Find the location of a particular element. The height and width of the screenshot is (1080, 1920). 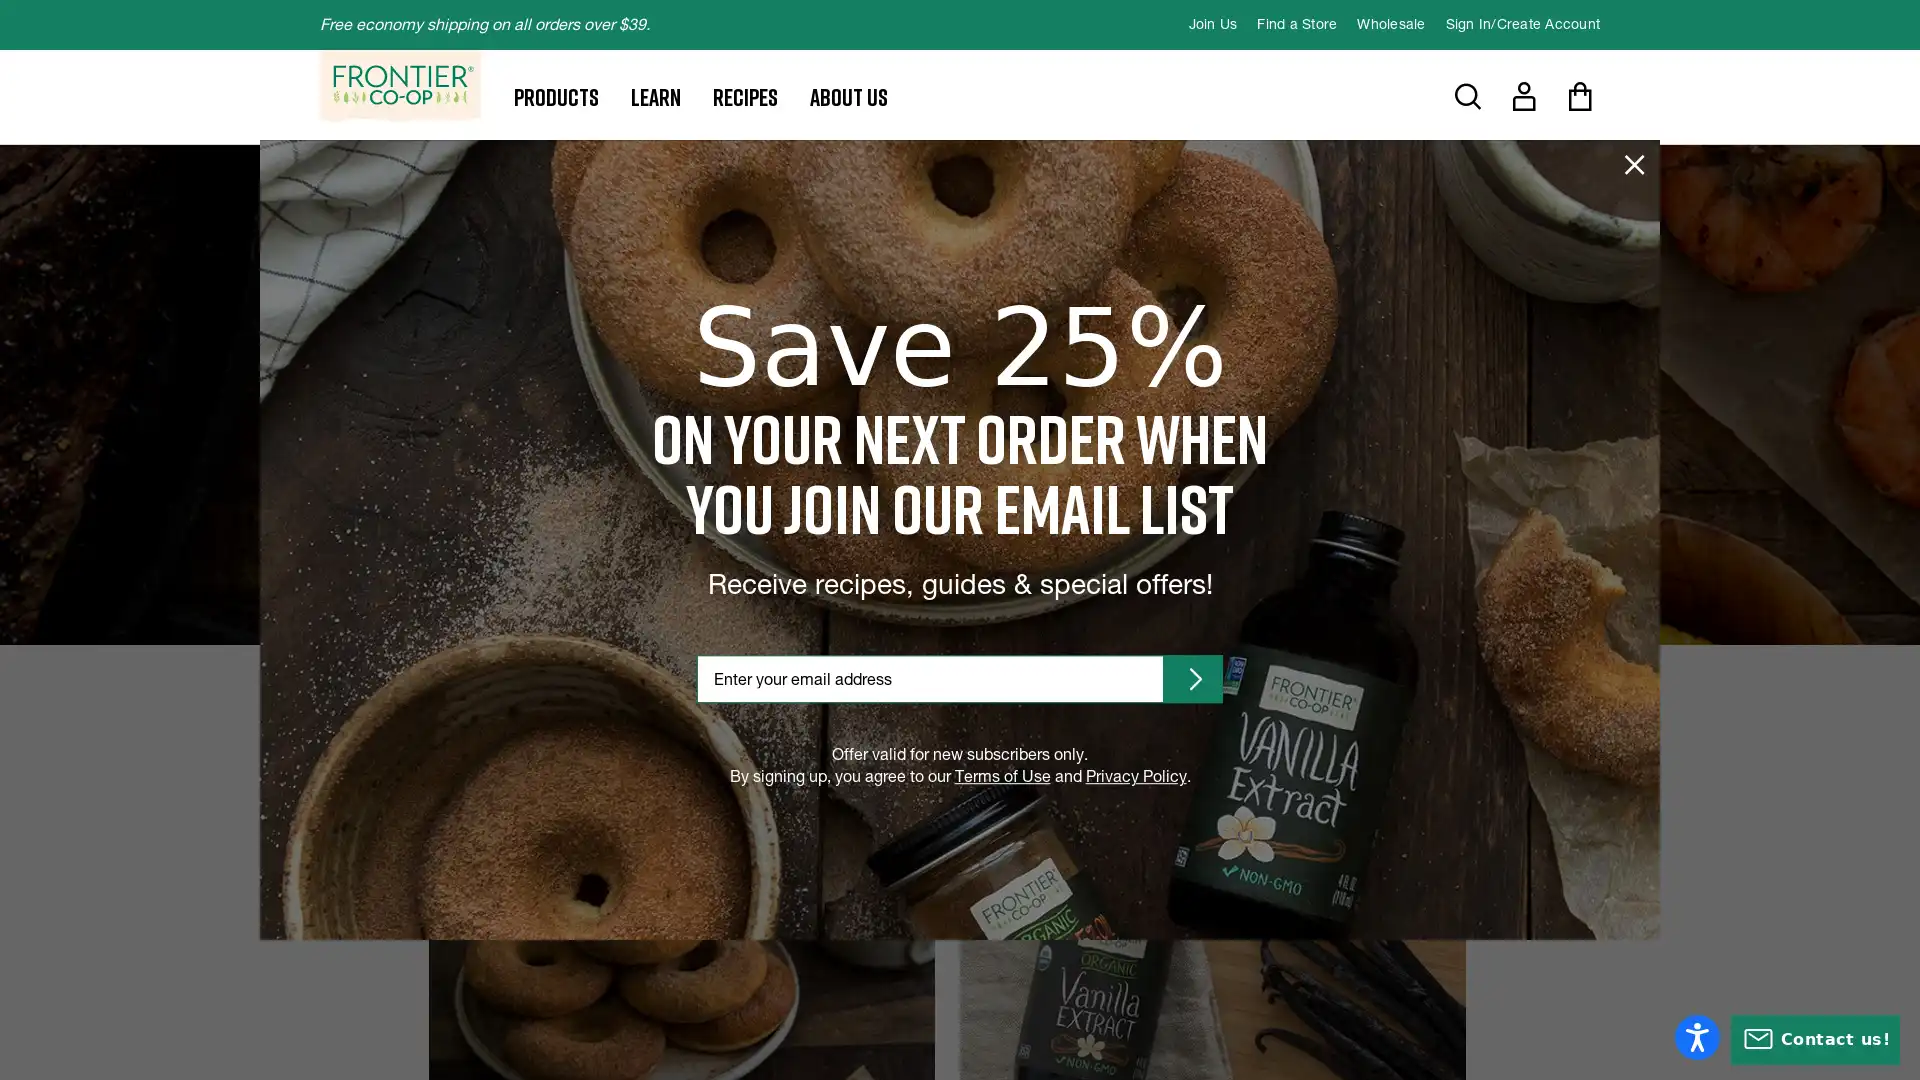

My Cart is located at coordinates (1578, 96).